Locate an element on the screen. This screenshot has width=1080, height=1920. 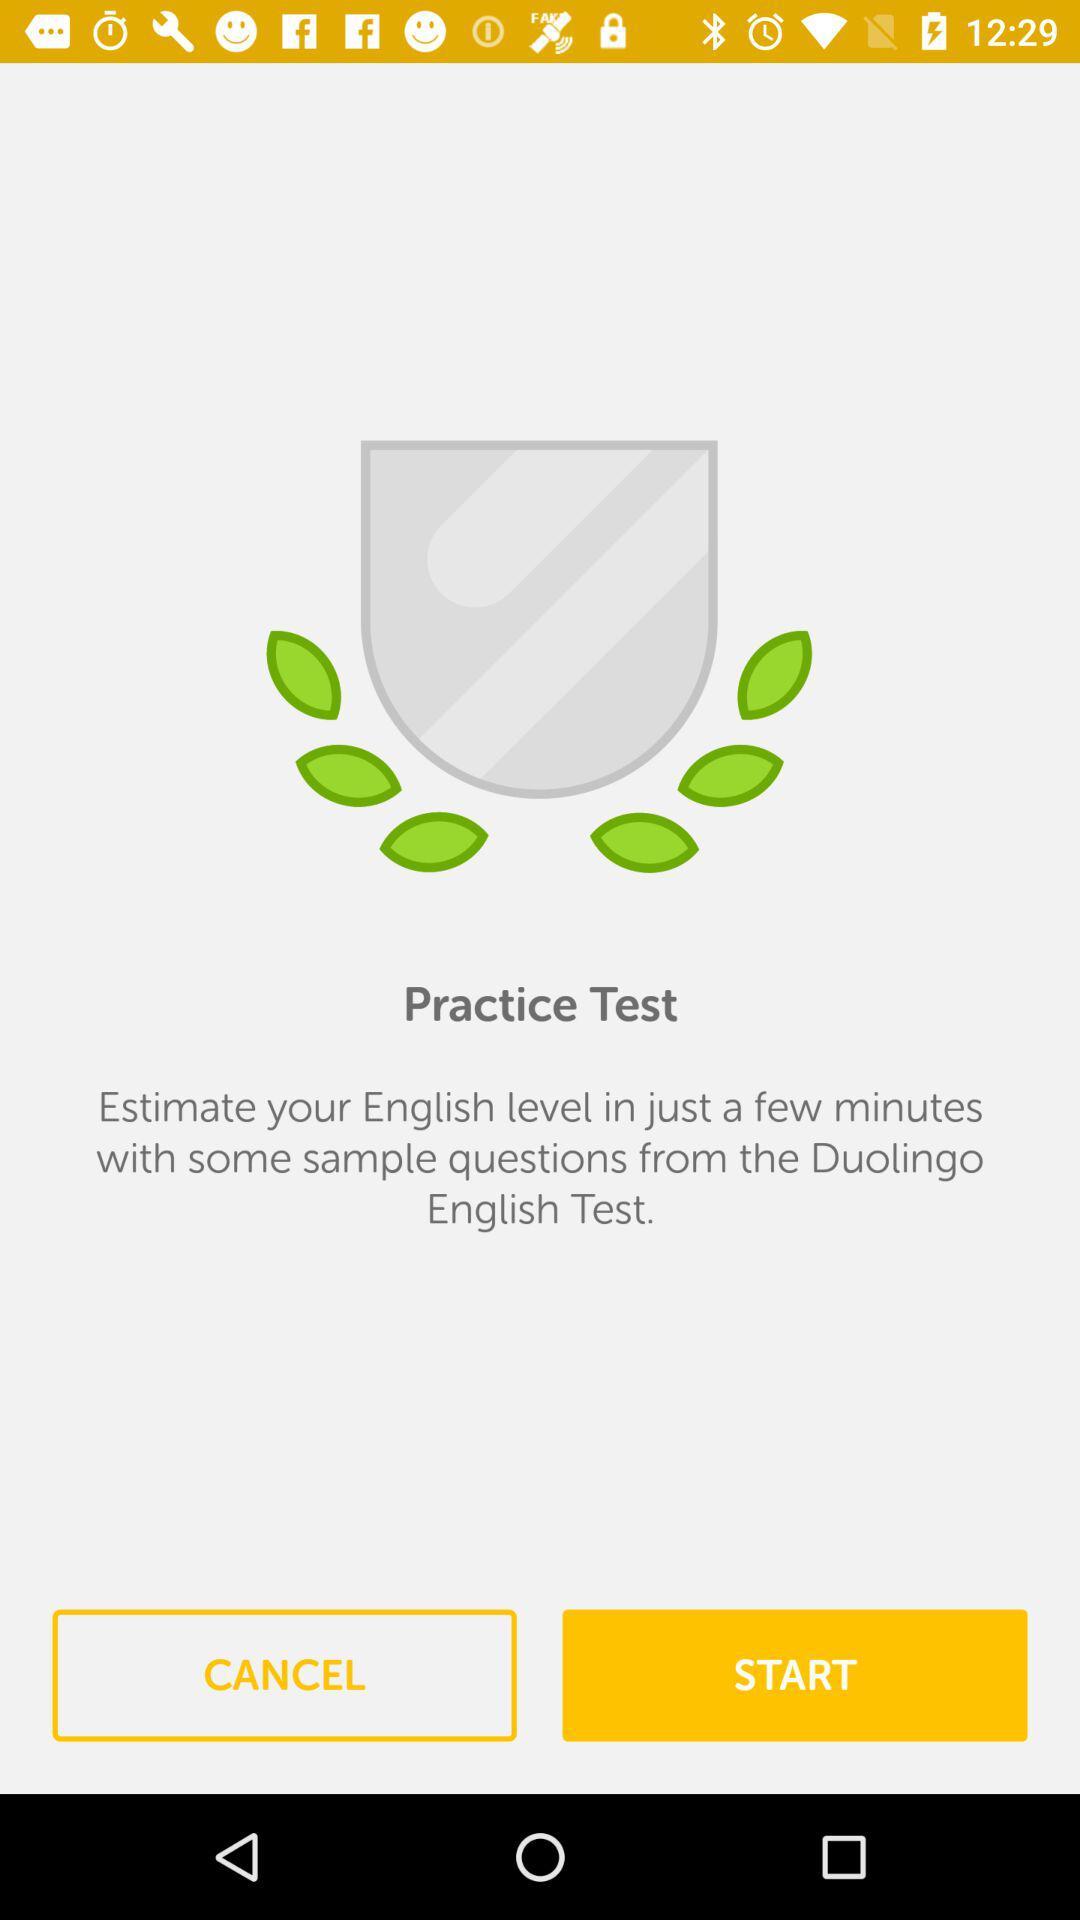
the start at the bottom right corner is located at coordinates (793, 1675).